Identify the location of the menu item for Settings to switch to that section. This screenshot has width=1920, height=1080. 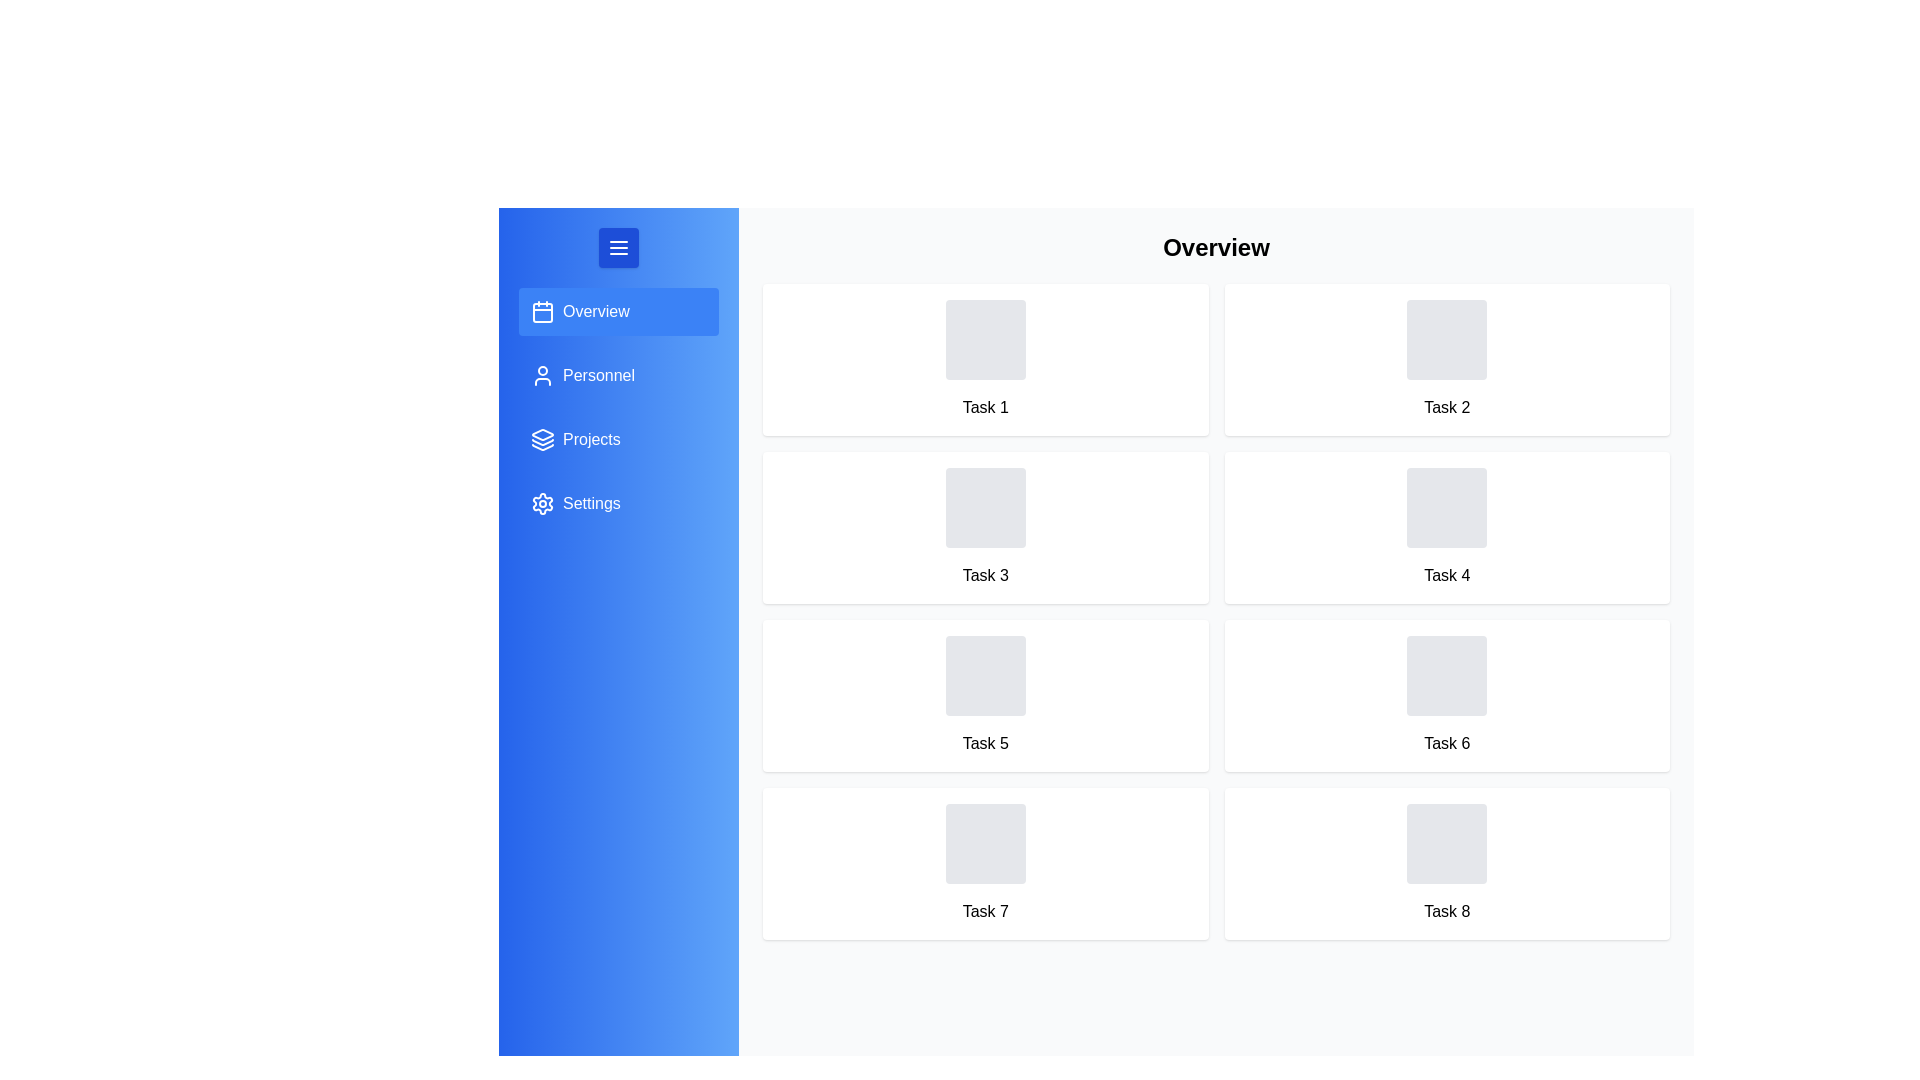
(618, 503).